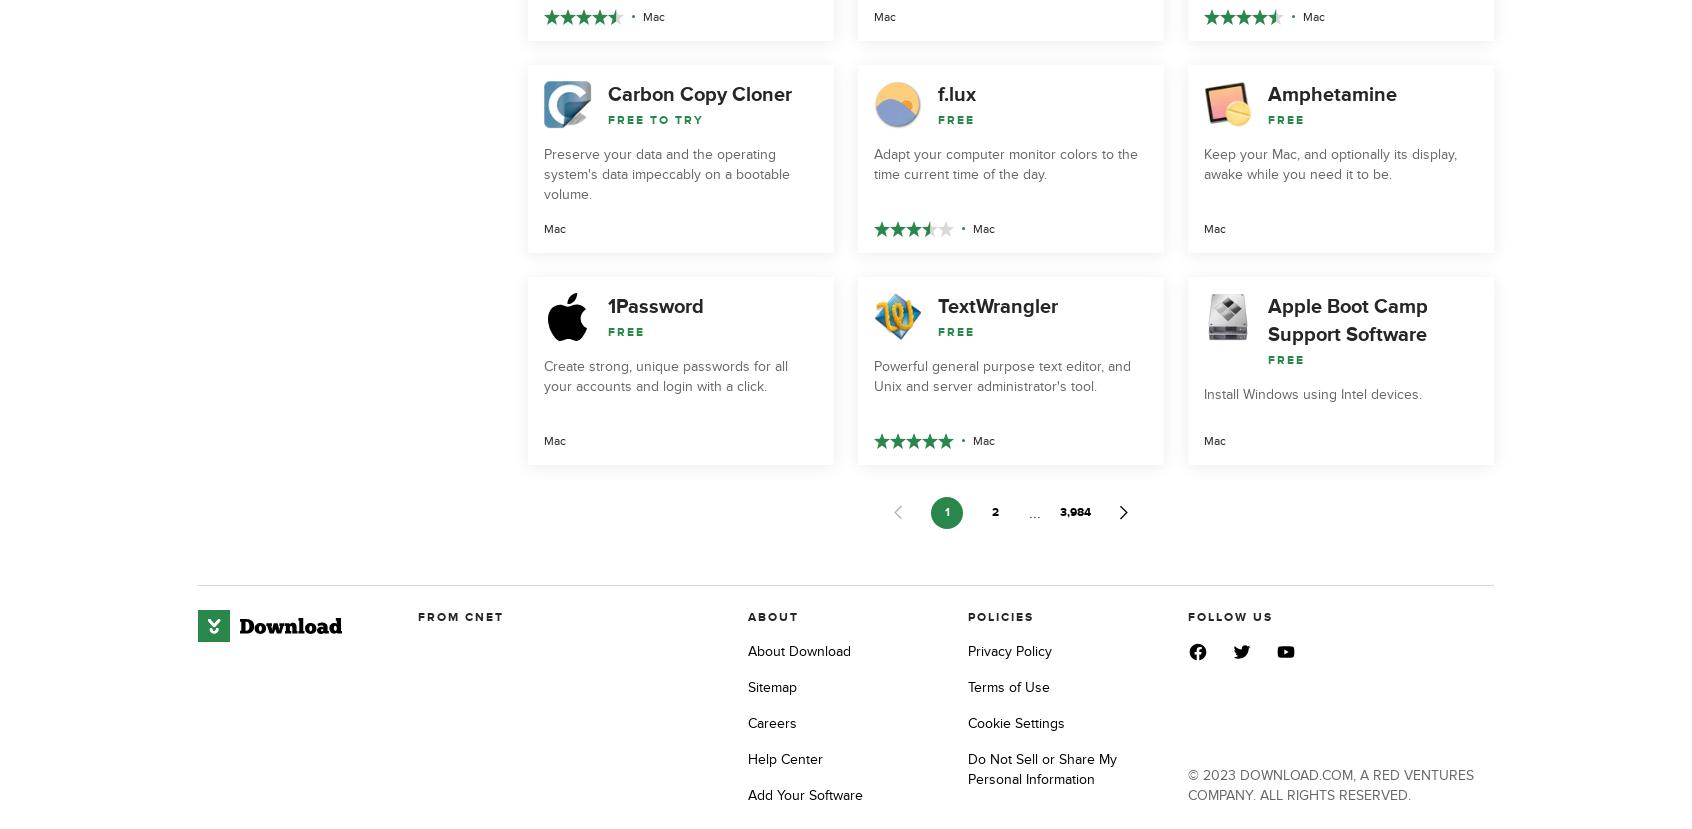 This screenshot has width=1692, height=829. What do you see at coordinates (1331, 94) in the screenshot?
I see `'Amphetamine'` at bounding box center [1331, 94].